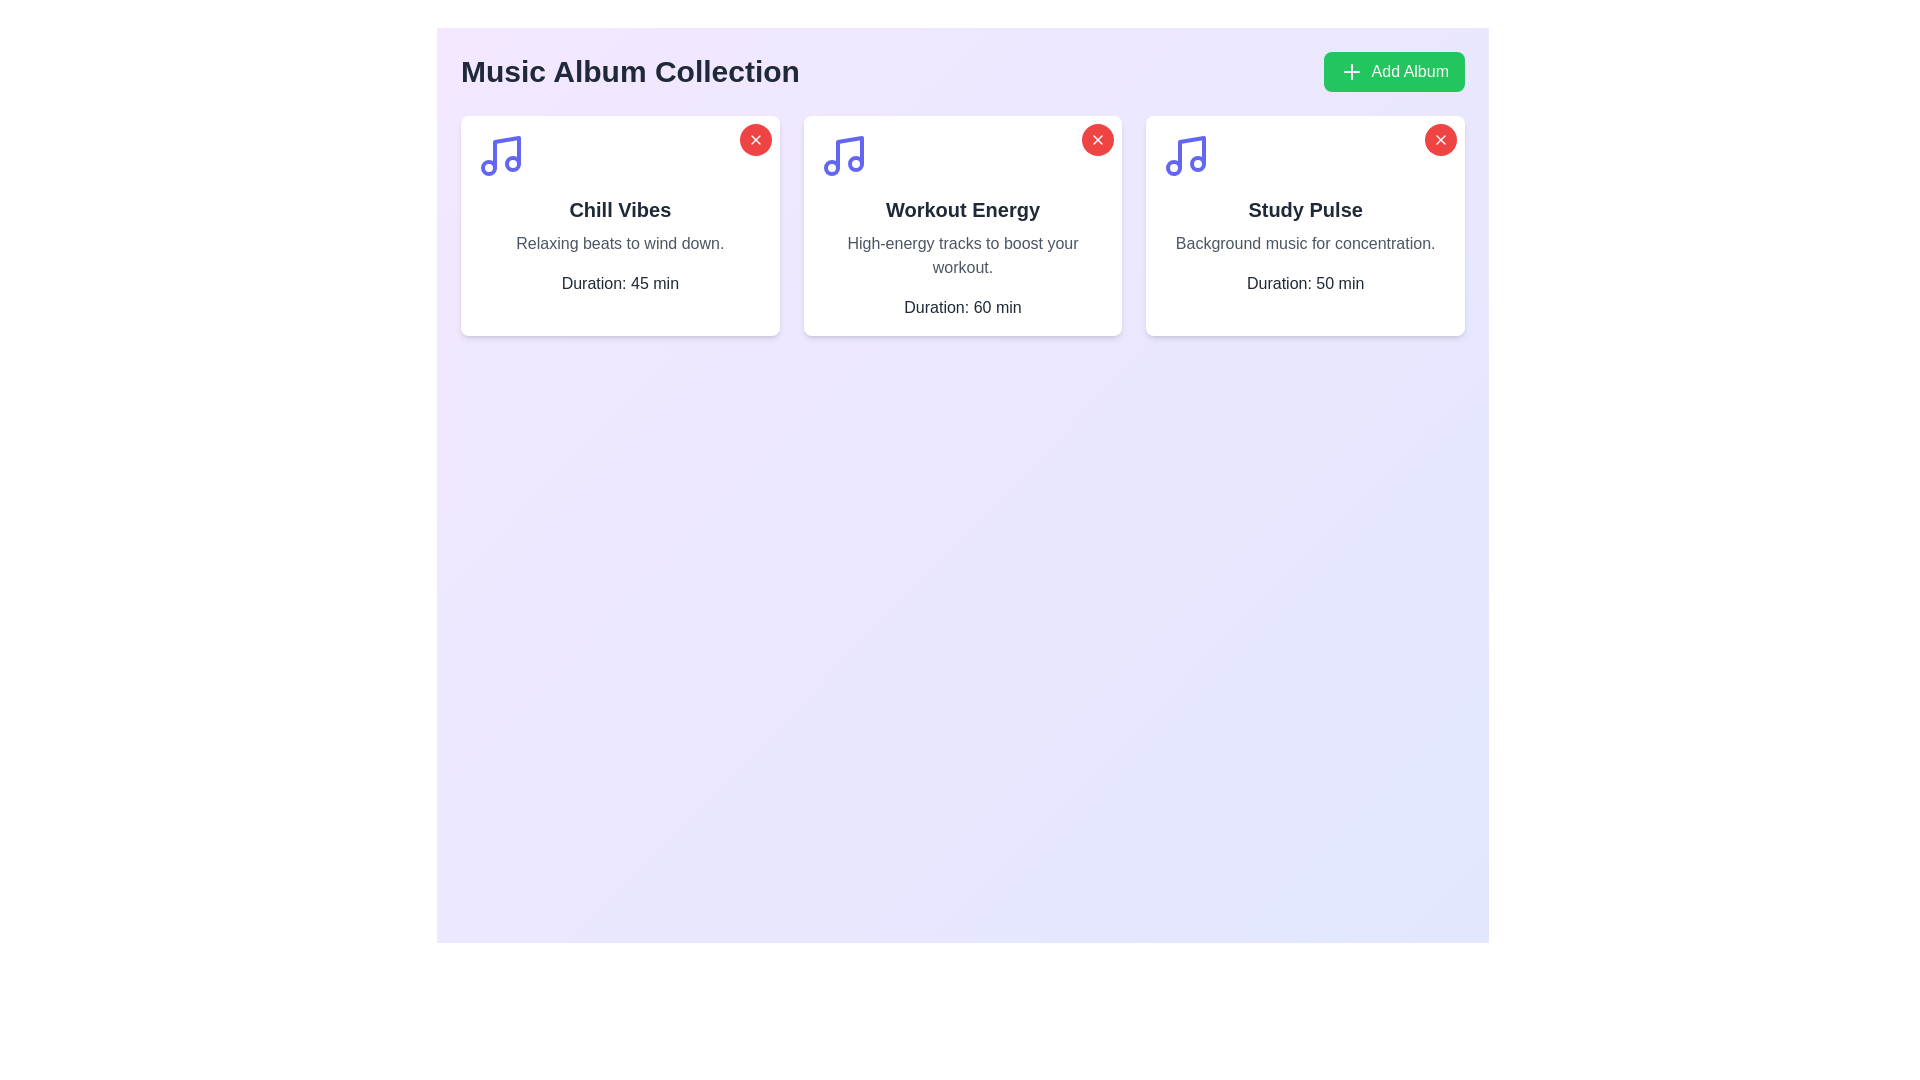 This screenshot has width=1920, height=1080. I want to click on the circular red button with a white 'X' icon located in the top-right corner of the 'Workout Energy' card, so click(1097, 138).